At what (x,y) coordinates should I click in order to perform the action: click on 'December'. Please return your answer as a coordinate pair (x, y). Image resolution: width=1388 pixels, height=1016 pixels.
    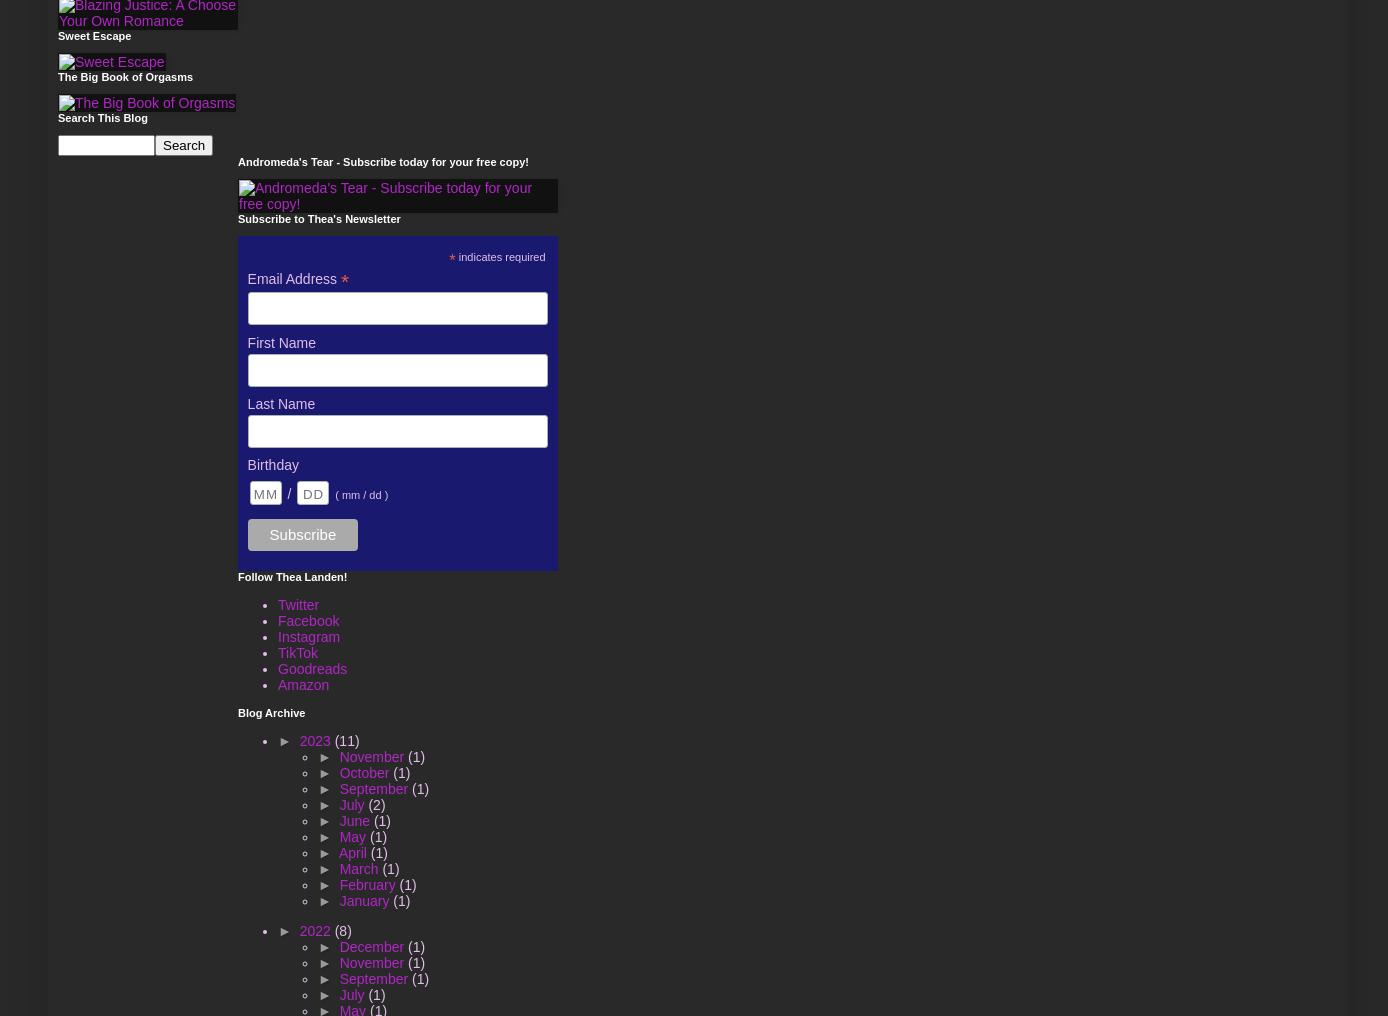
    Looking at the image, I should click on (373, 946).